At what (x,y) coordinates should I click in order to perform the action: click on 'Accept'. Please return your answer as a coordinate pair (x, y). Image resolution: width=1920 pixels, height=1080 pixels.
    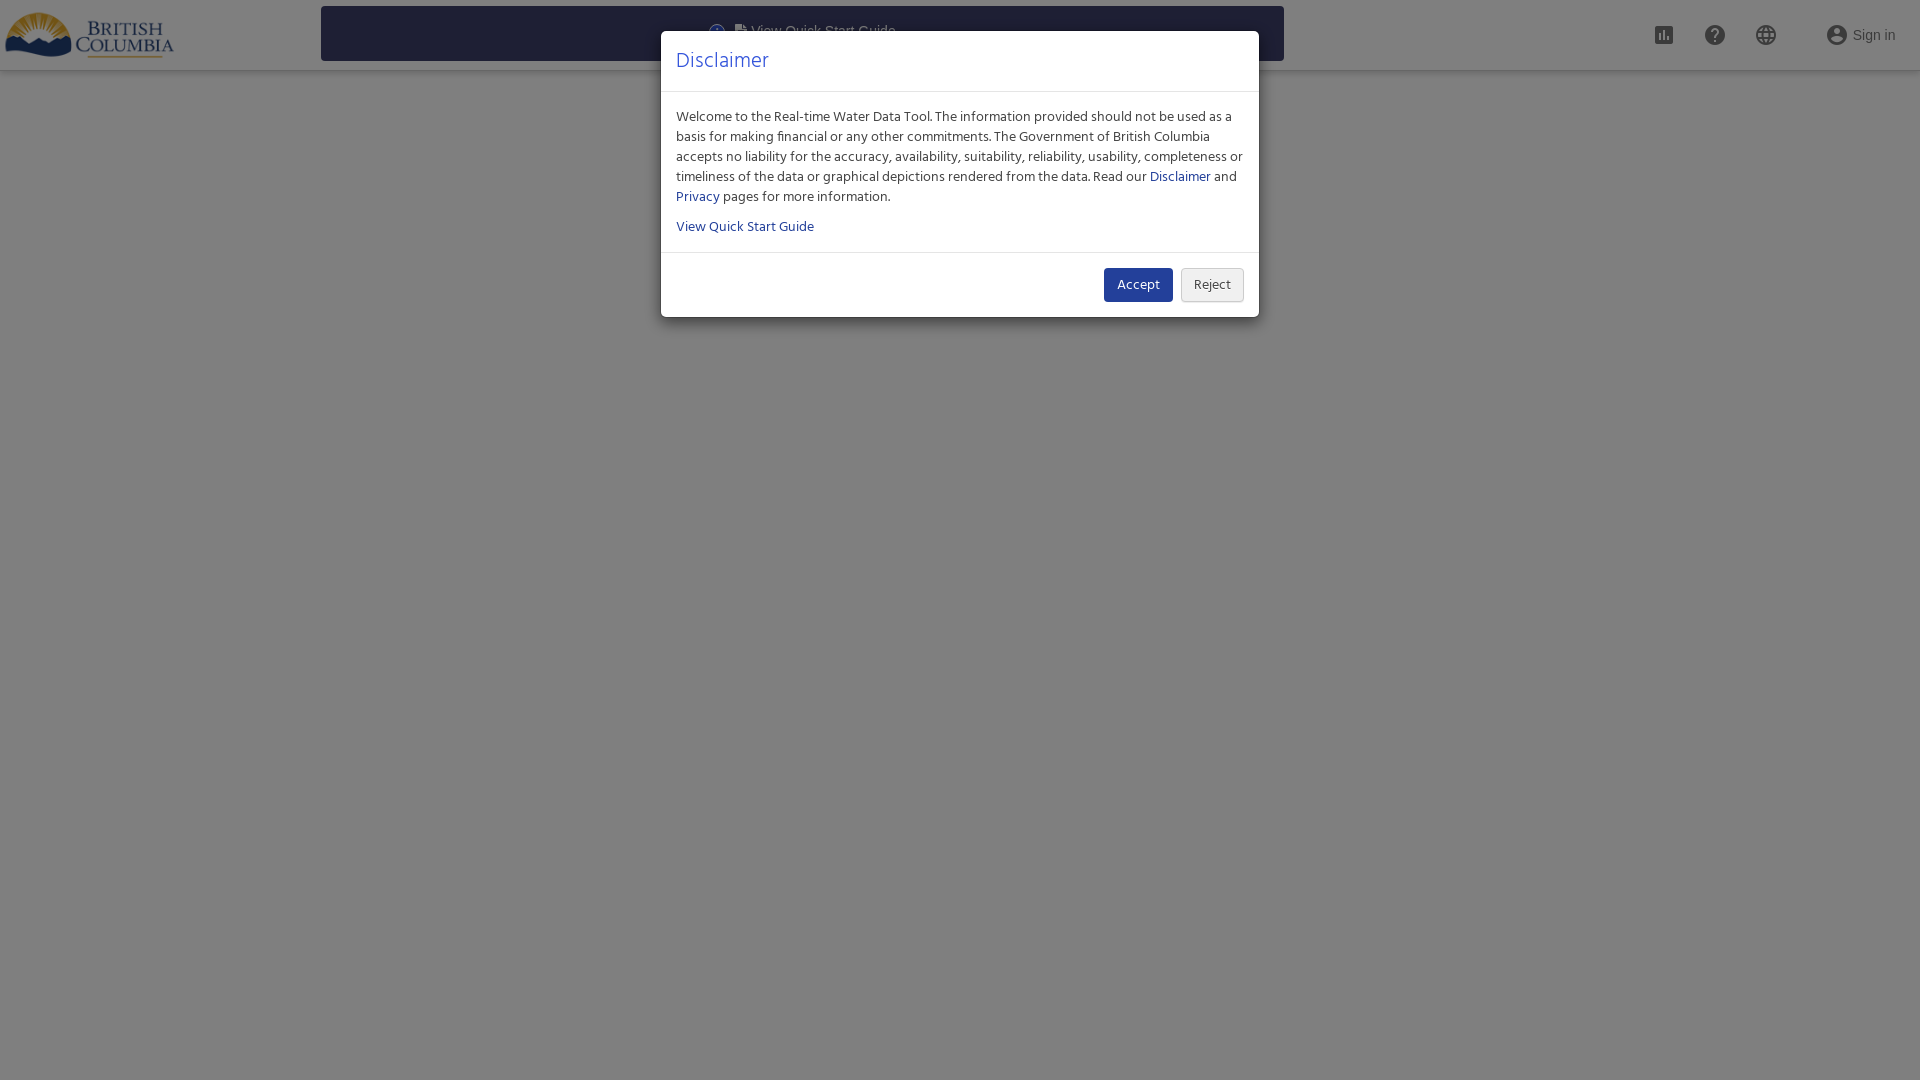
    Looking at the image, I should click on (1138, 285).